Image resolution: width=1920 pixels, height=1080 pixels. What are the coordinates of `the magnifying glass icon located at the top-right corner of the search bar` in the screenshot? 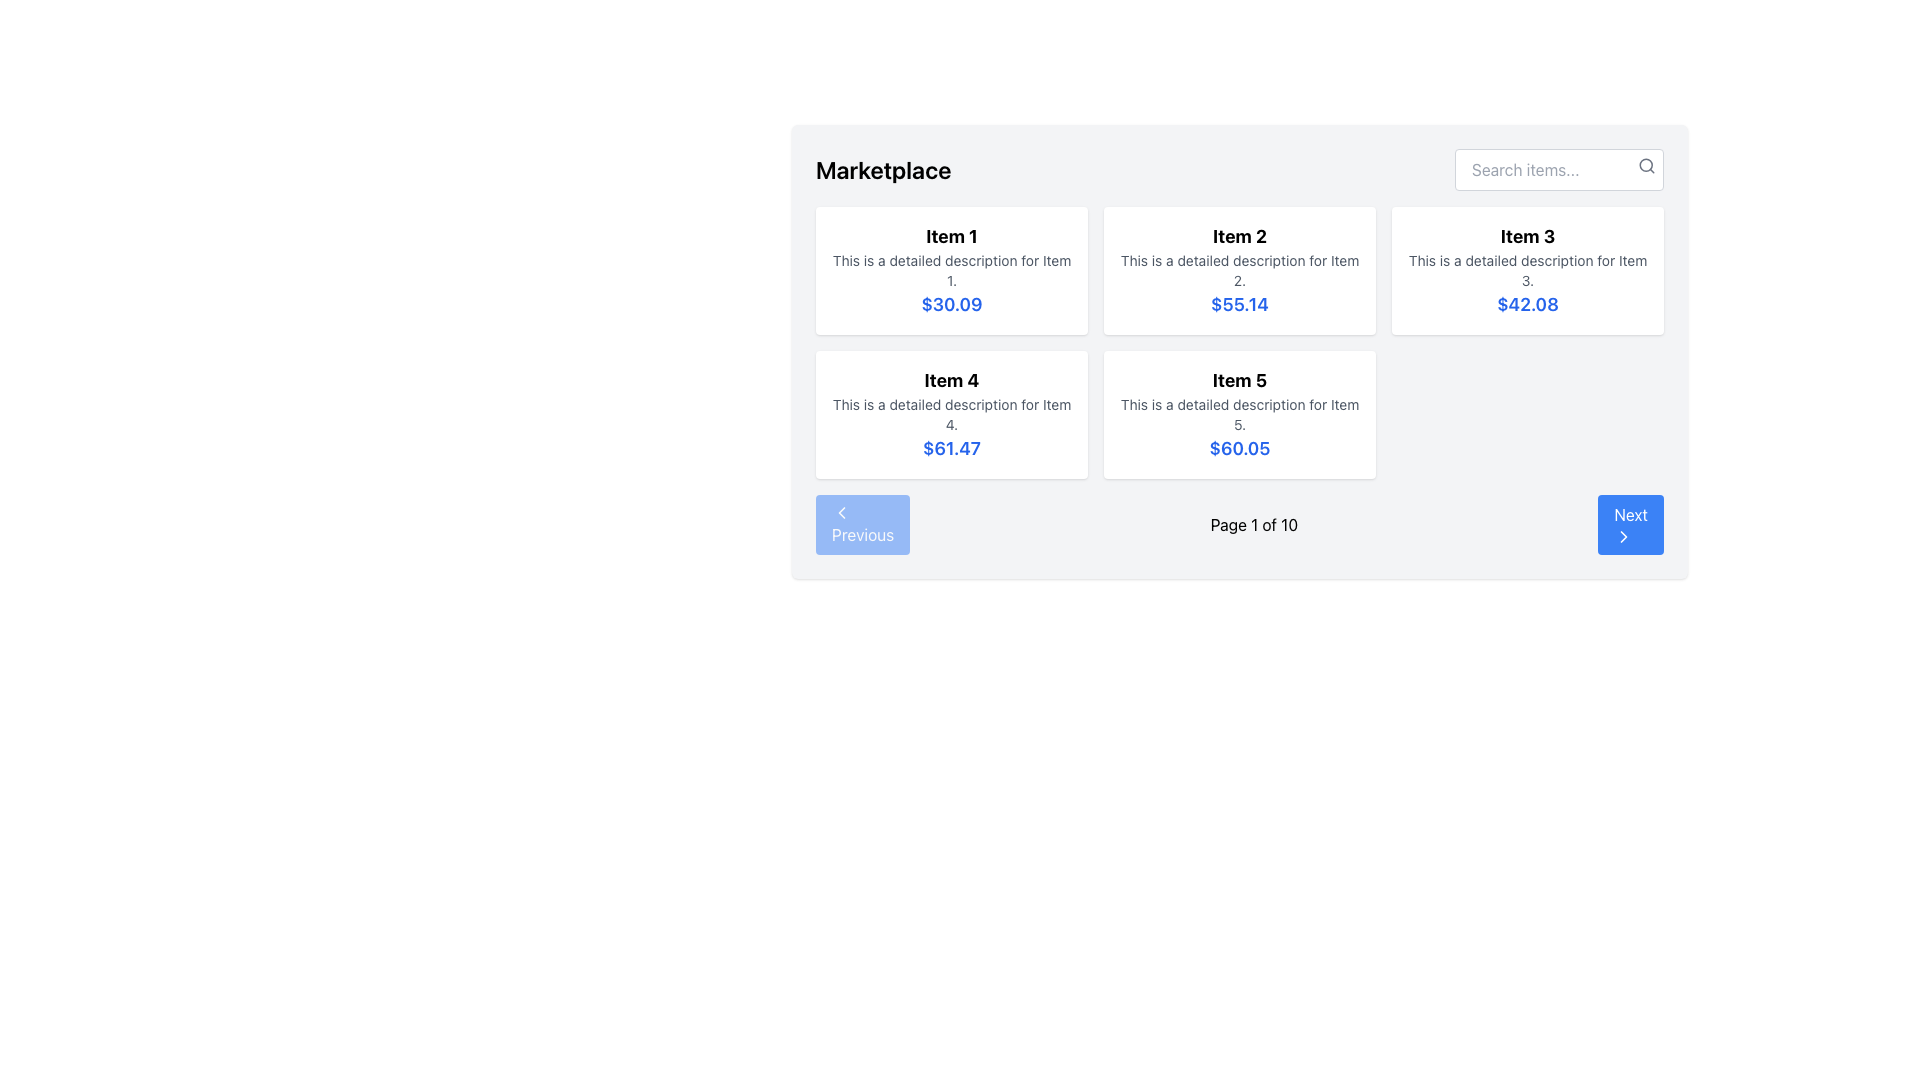 It's located at (1646, 164).